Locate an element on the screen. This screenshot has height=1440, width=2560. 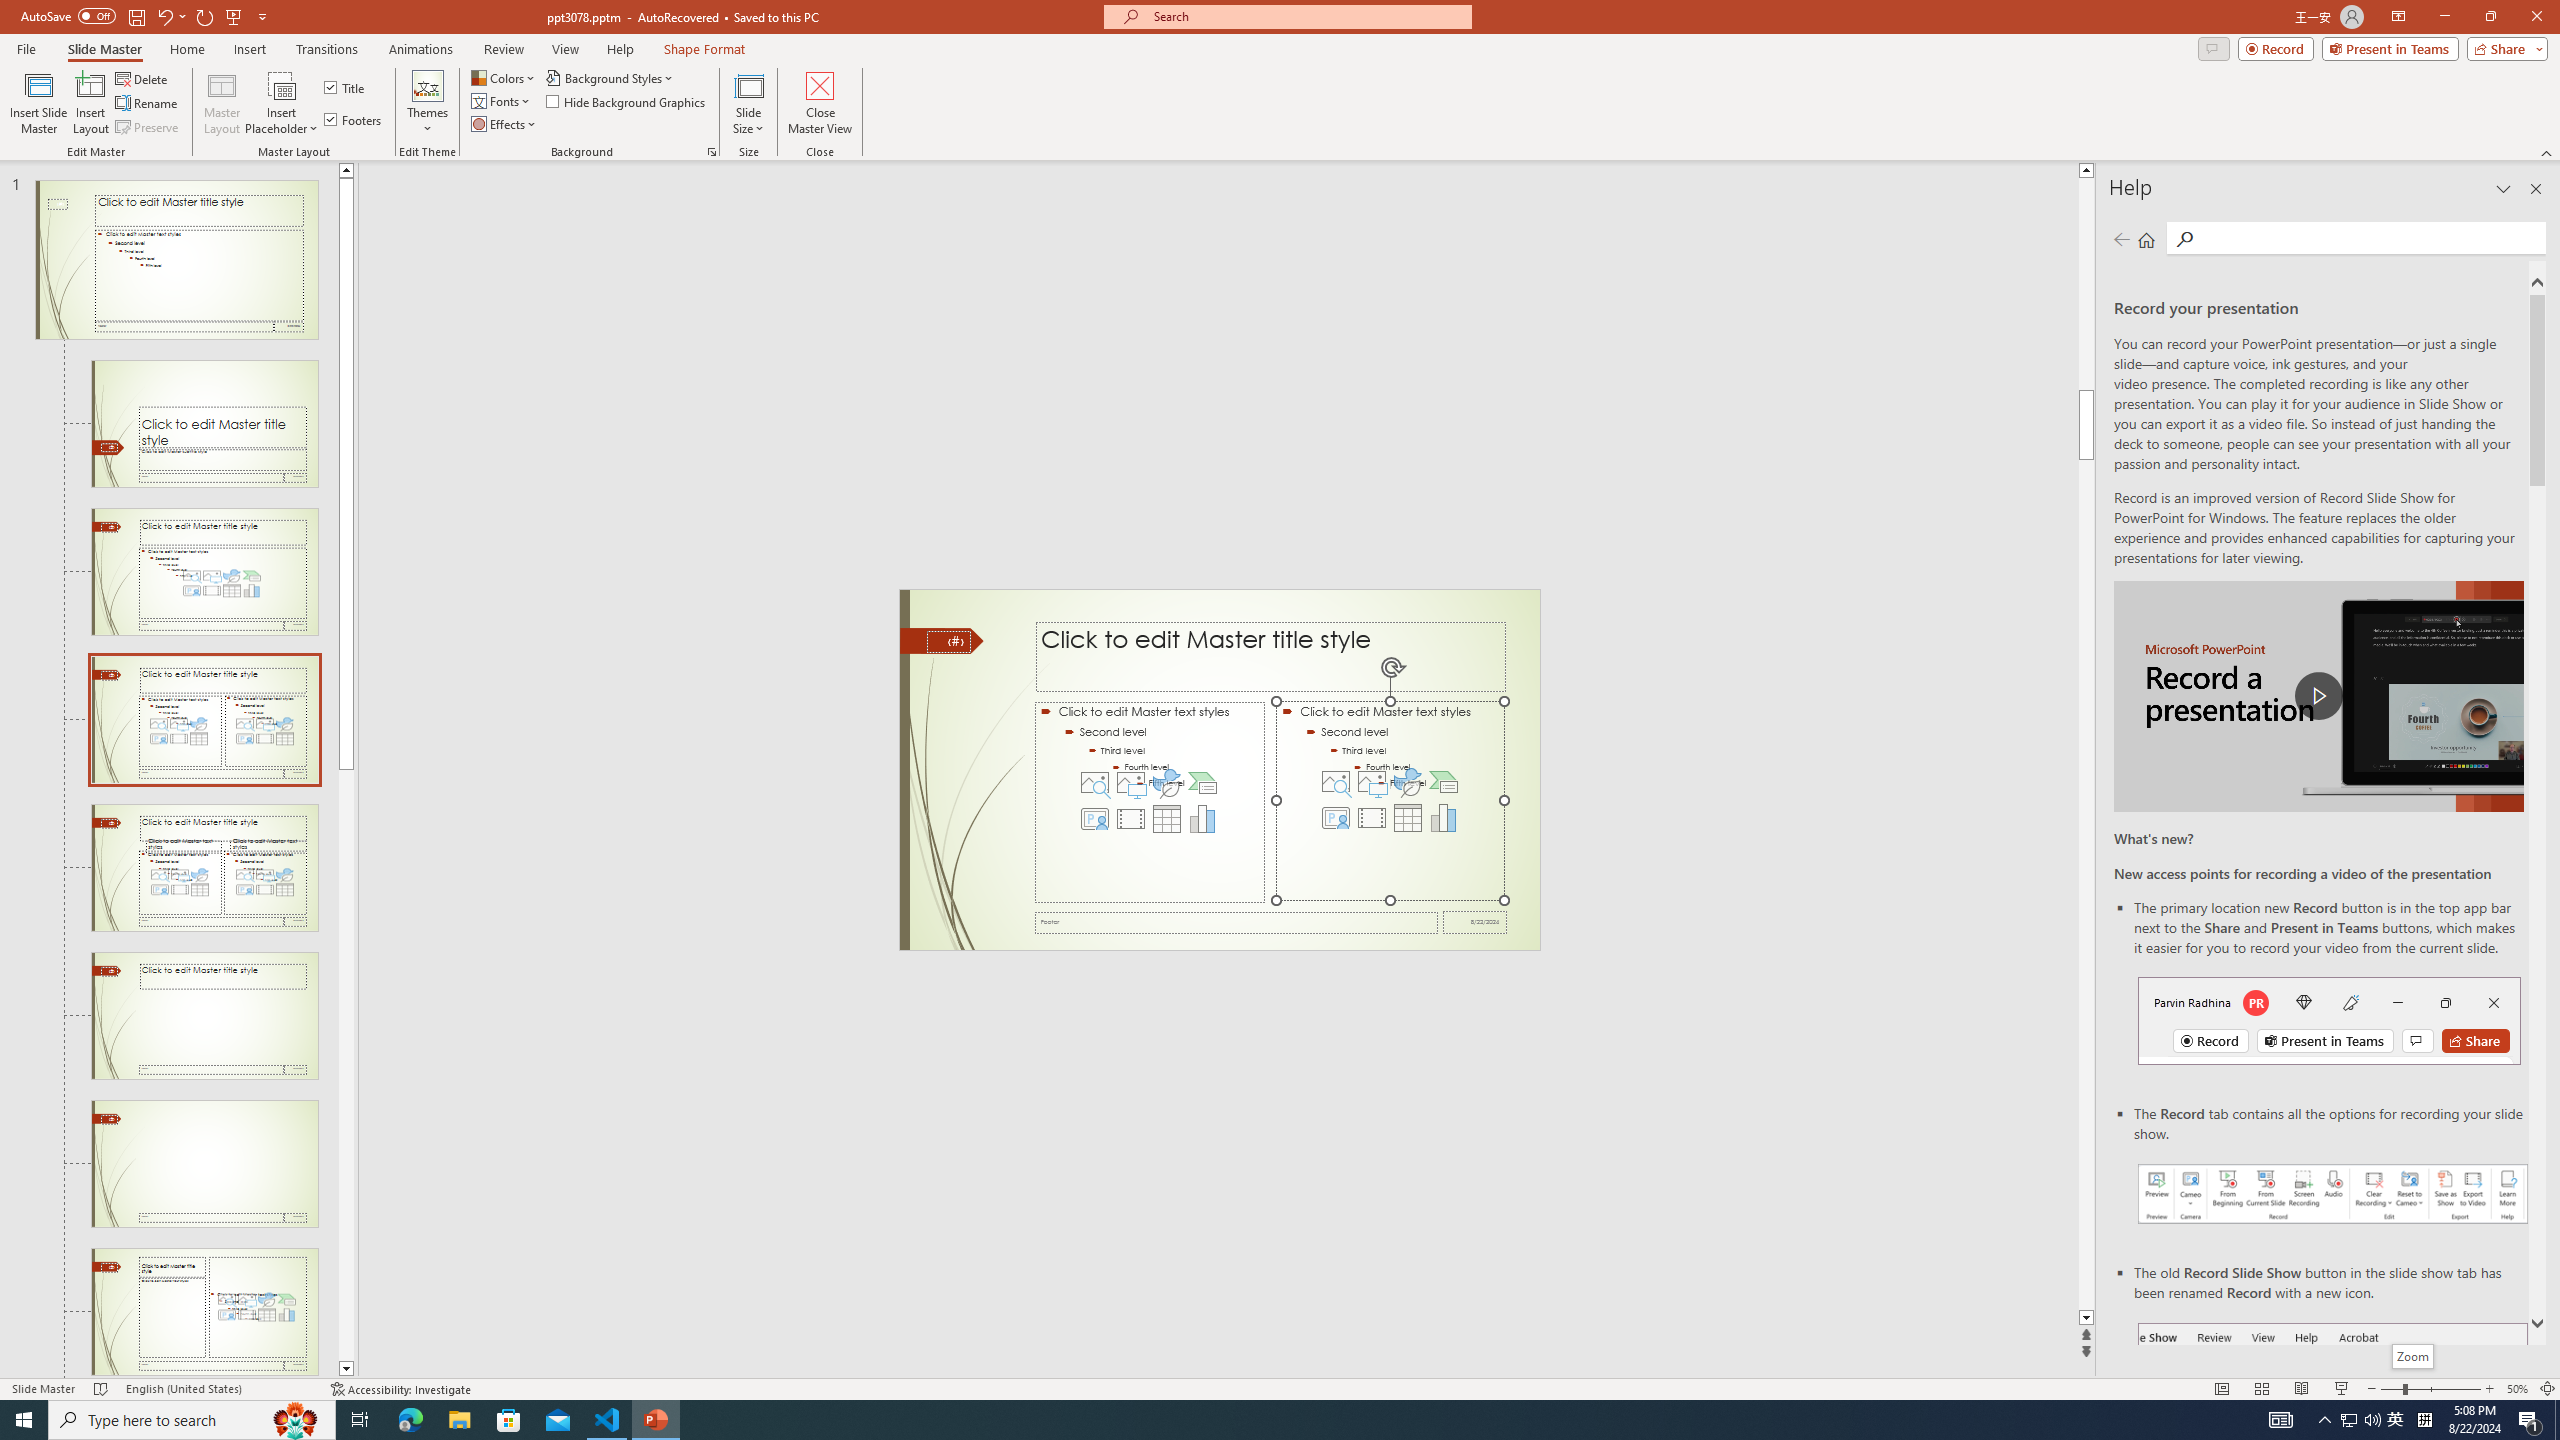
'Insert Cameo' is located at coordinates (1336, 816).